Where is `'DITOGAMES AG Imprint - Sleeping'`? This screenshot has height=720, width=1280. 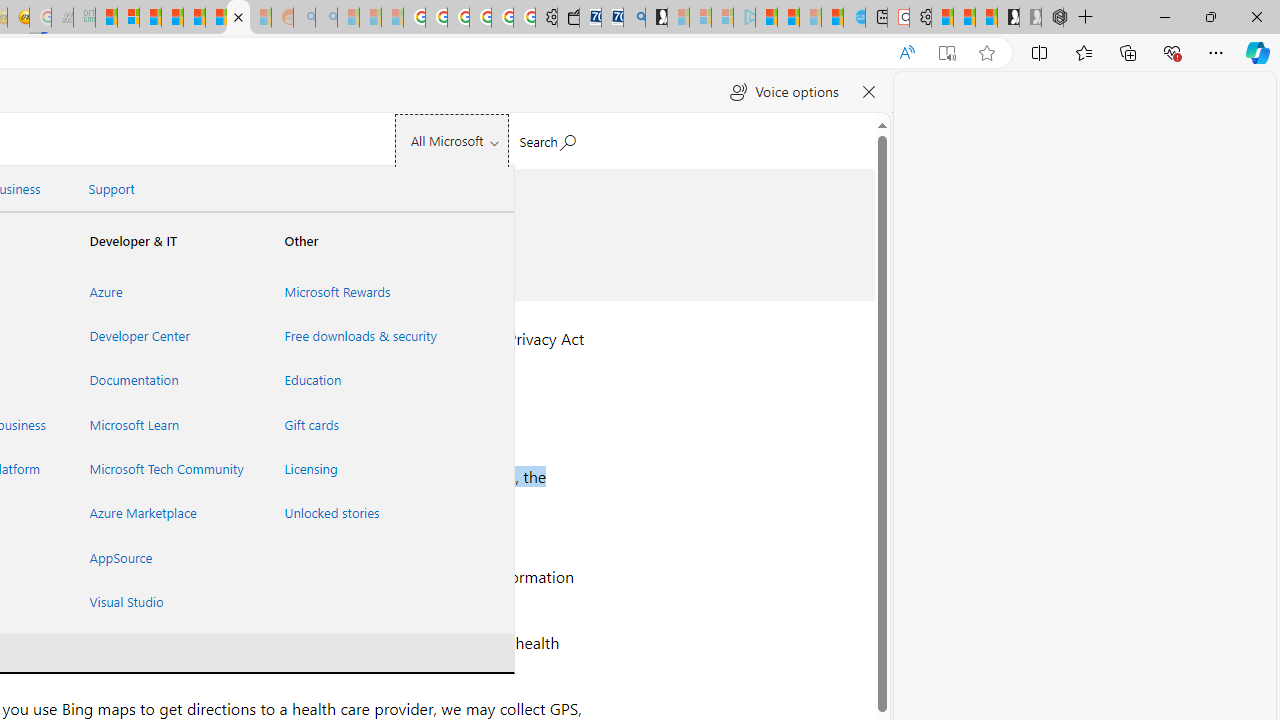 'DITOGAMES AG Imprint - Sleeping' is located at coordinates (83, 17).